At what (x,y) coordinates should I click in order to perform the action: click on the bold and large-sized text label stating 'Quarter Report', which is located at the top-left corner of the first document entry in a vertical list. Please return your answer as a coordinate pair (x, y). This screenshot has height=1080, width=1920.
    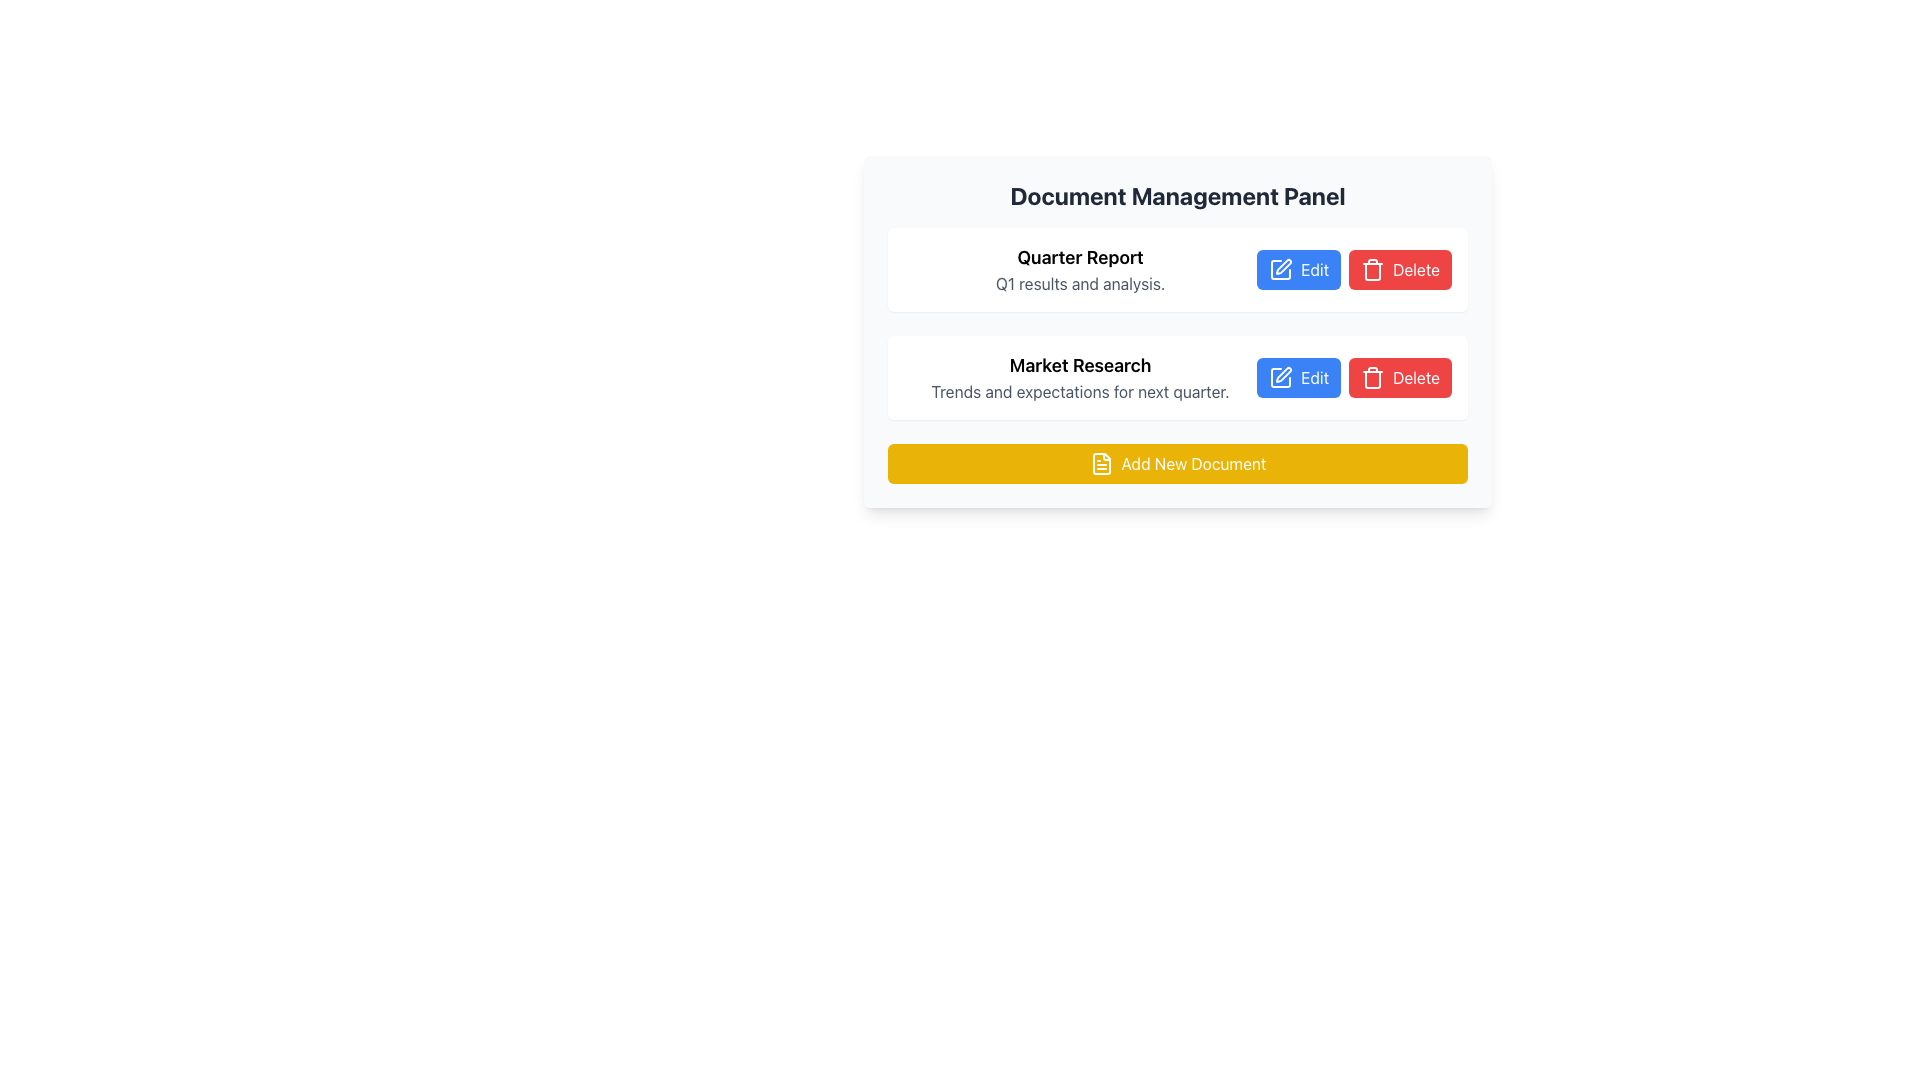
    Looking at the image, I should click on (1079, 257).